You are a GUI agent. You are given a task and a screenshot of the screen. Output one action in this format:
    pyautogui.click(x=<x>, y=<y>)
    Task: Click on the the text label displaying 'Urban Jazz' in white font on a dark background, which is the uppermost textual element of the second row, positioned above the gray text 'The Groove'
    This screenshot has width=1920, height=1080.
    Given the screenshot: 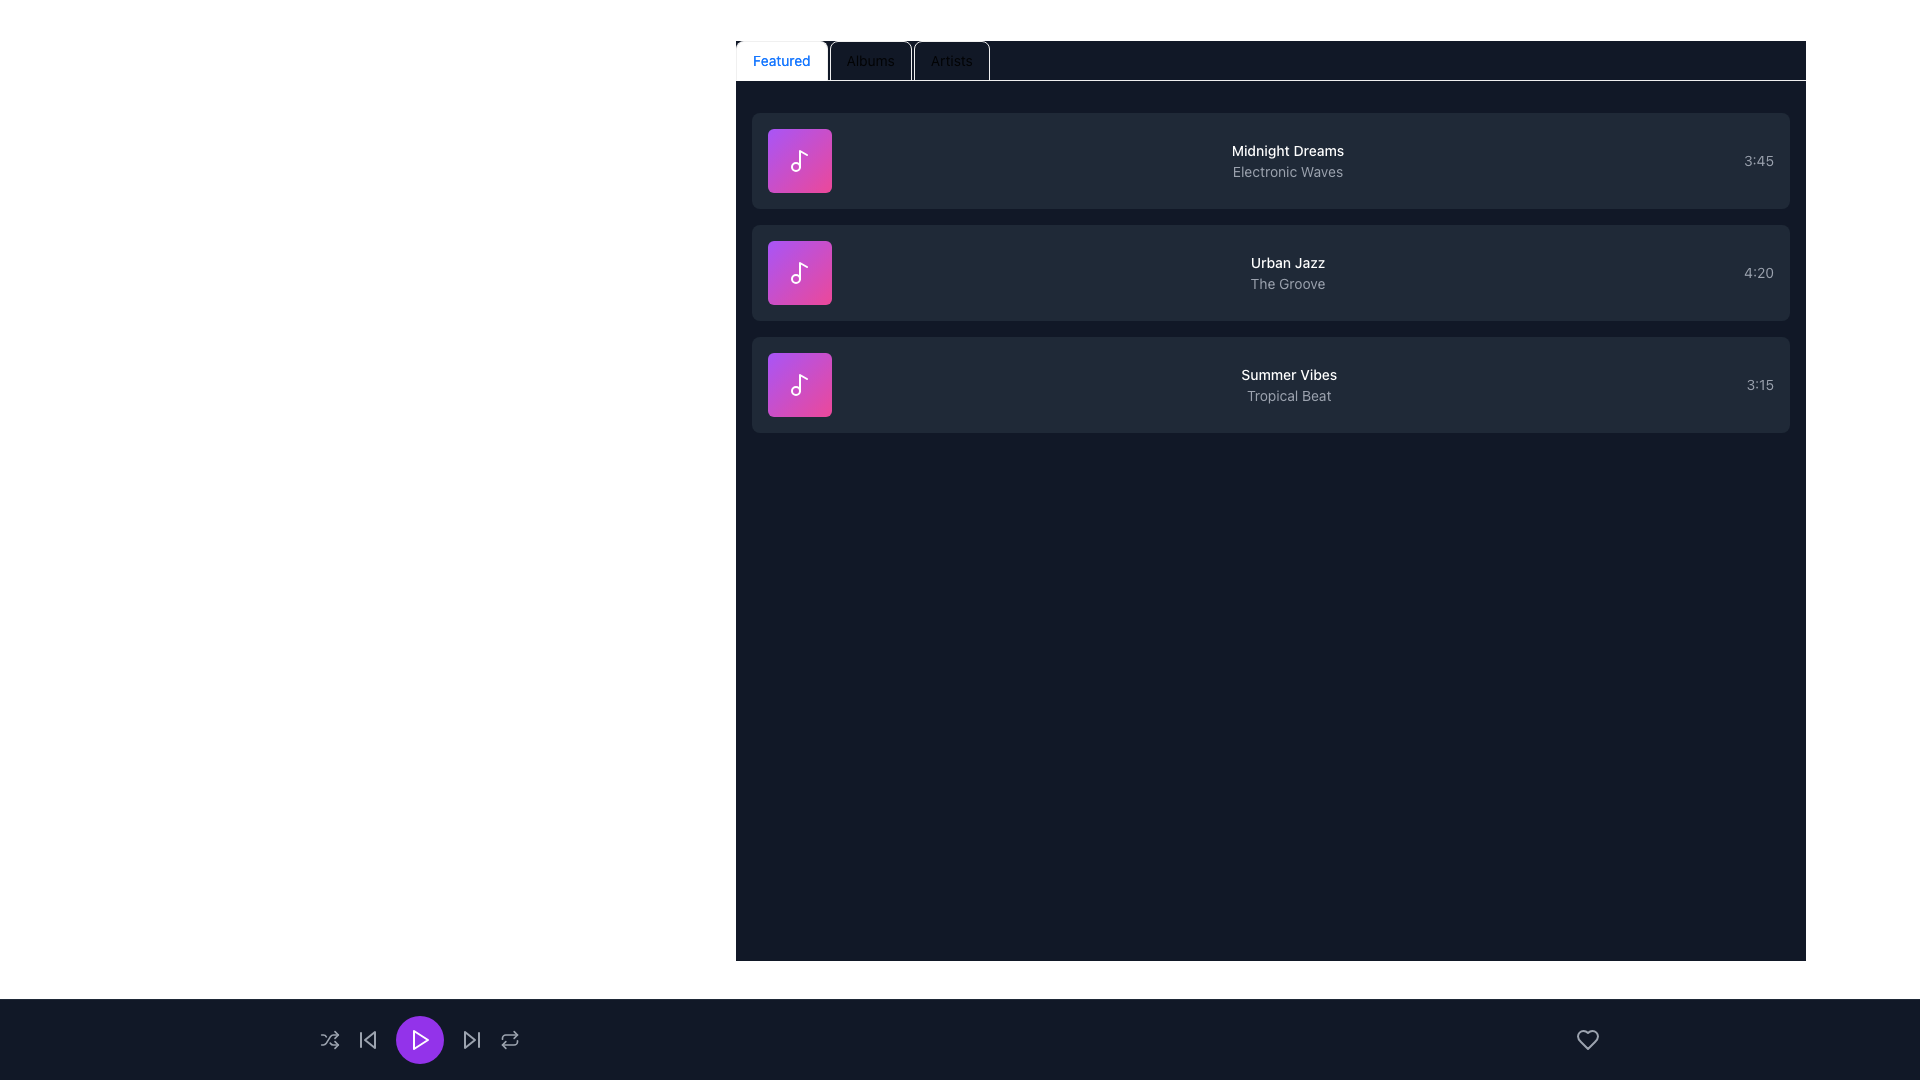 What is the action you would take?
    pyautogui.click(x=1288, y=261)
    